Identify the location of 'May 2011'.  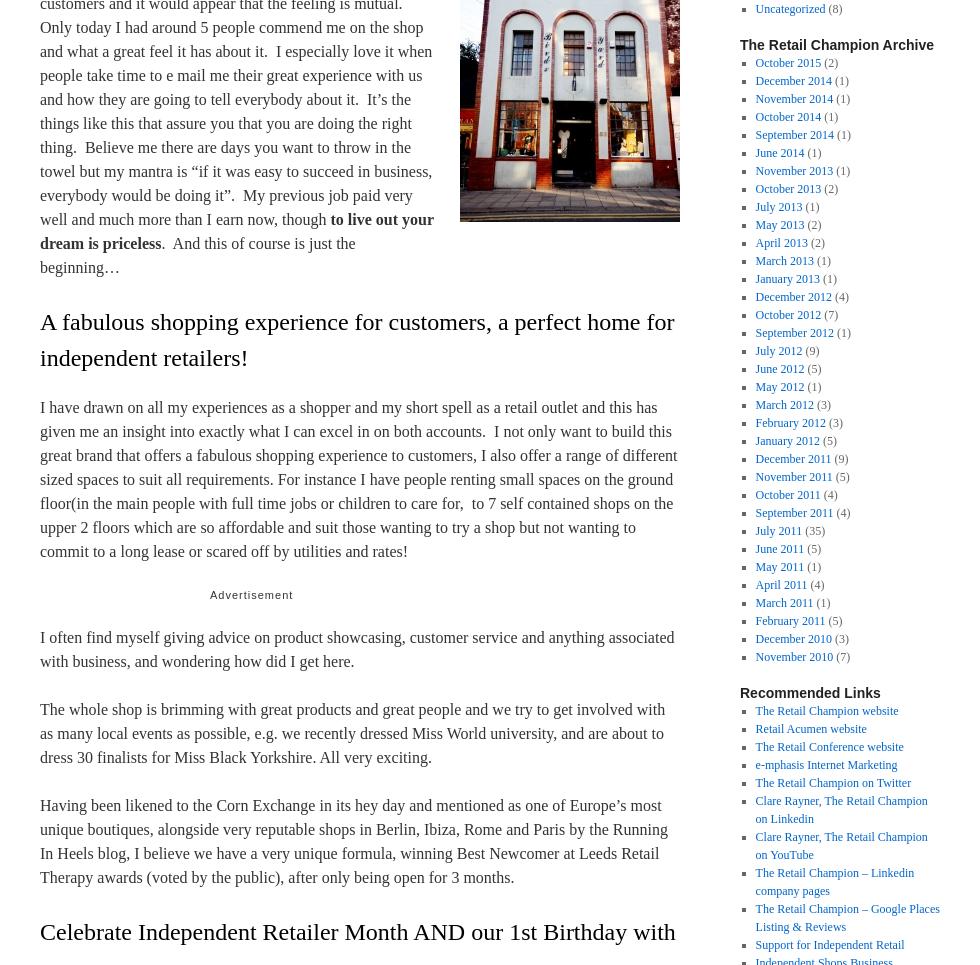
(754, 567).